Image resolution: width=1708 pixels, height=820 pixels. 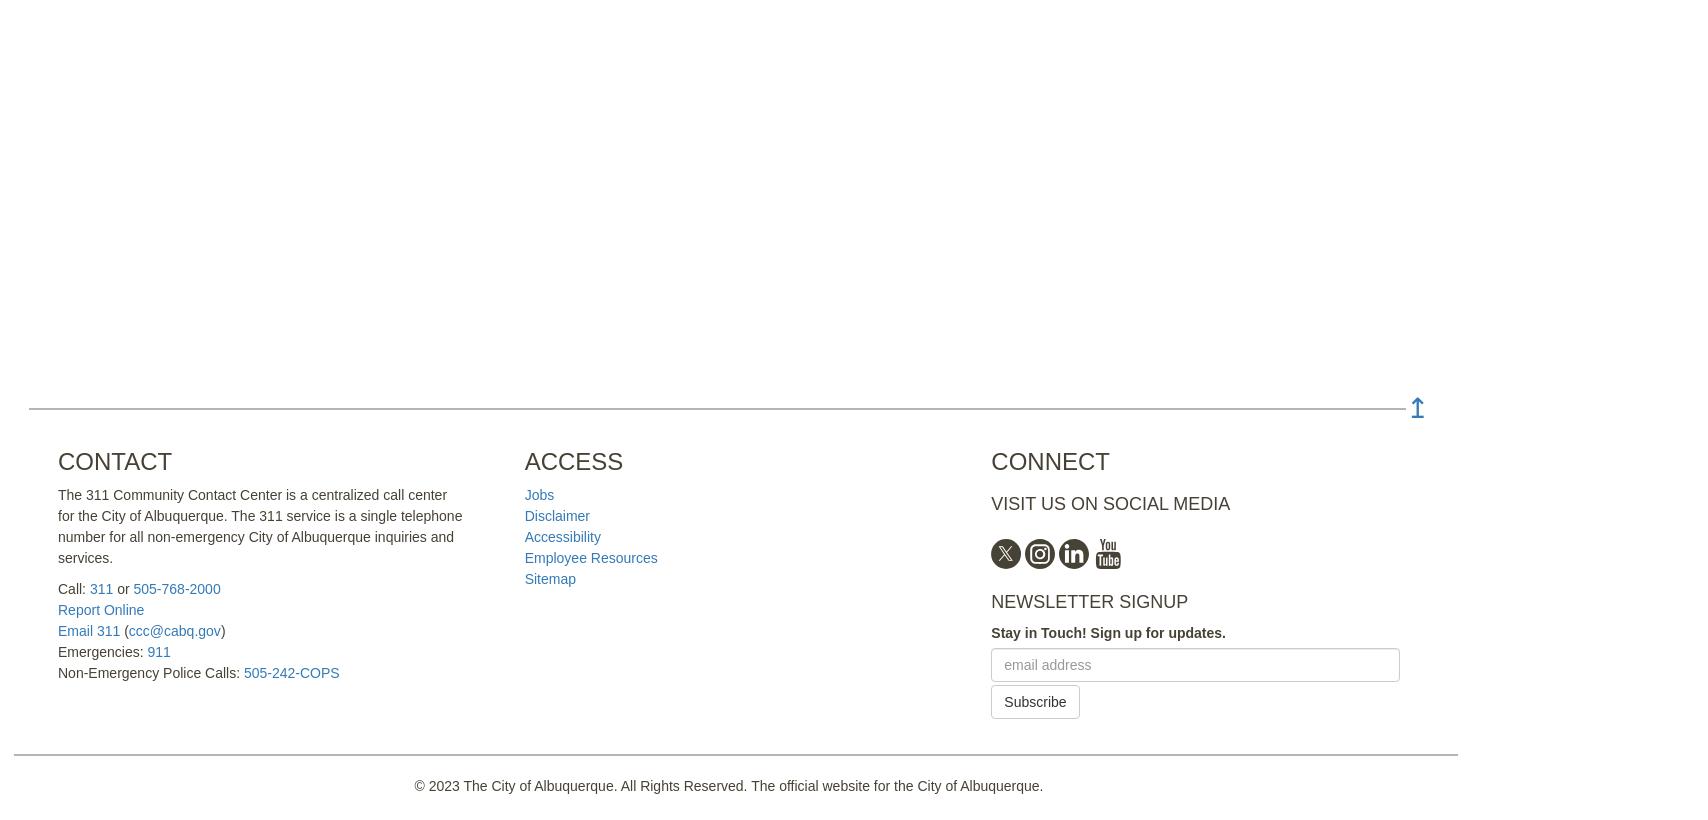 What do you see at coordinates (524, 557) in the screenshot?
I see `'Employee Resources'` at bounding box center [524, 557].